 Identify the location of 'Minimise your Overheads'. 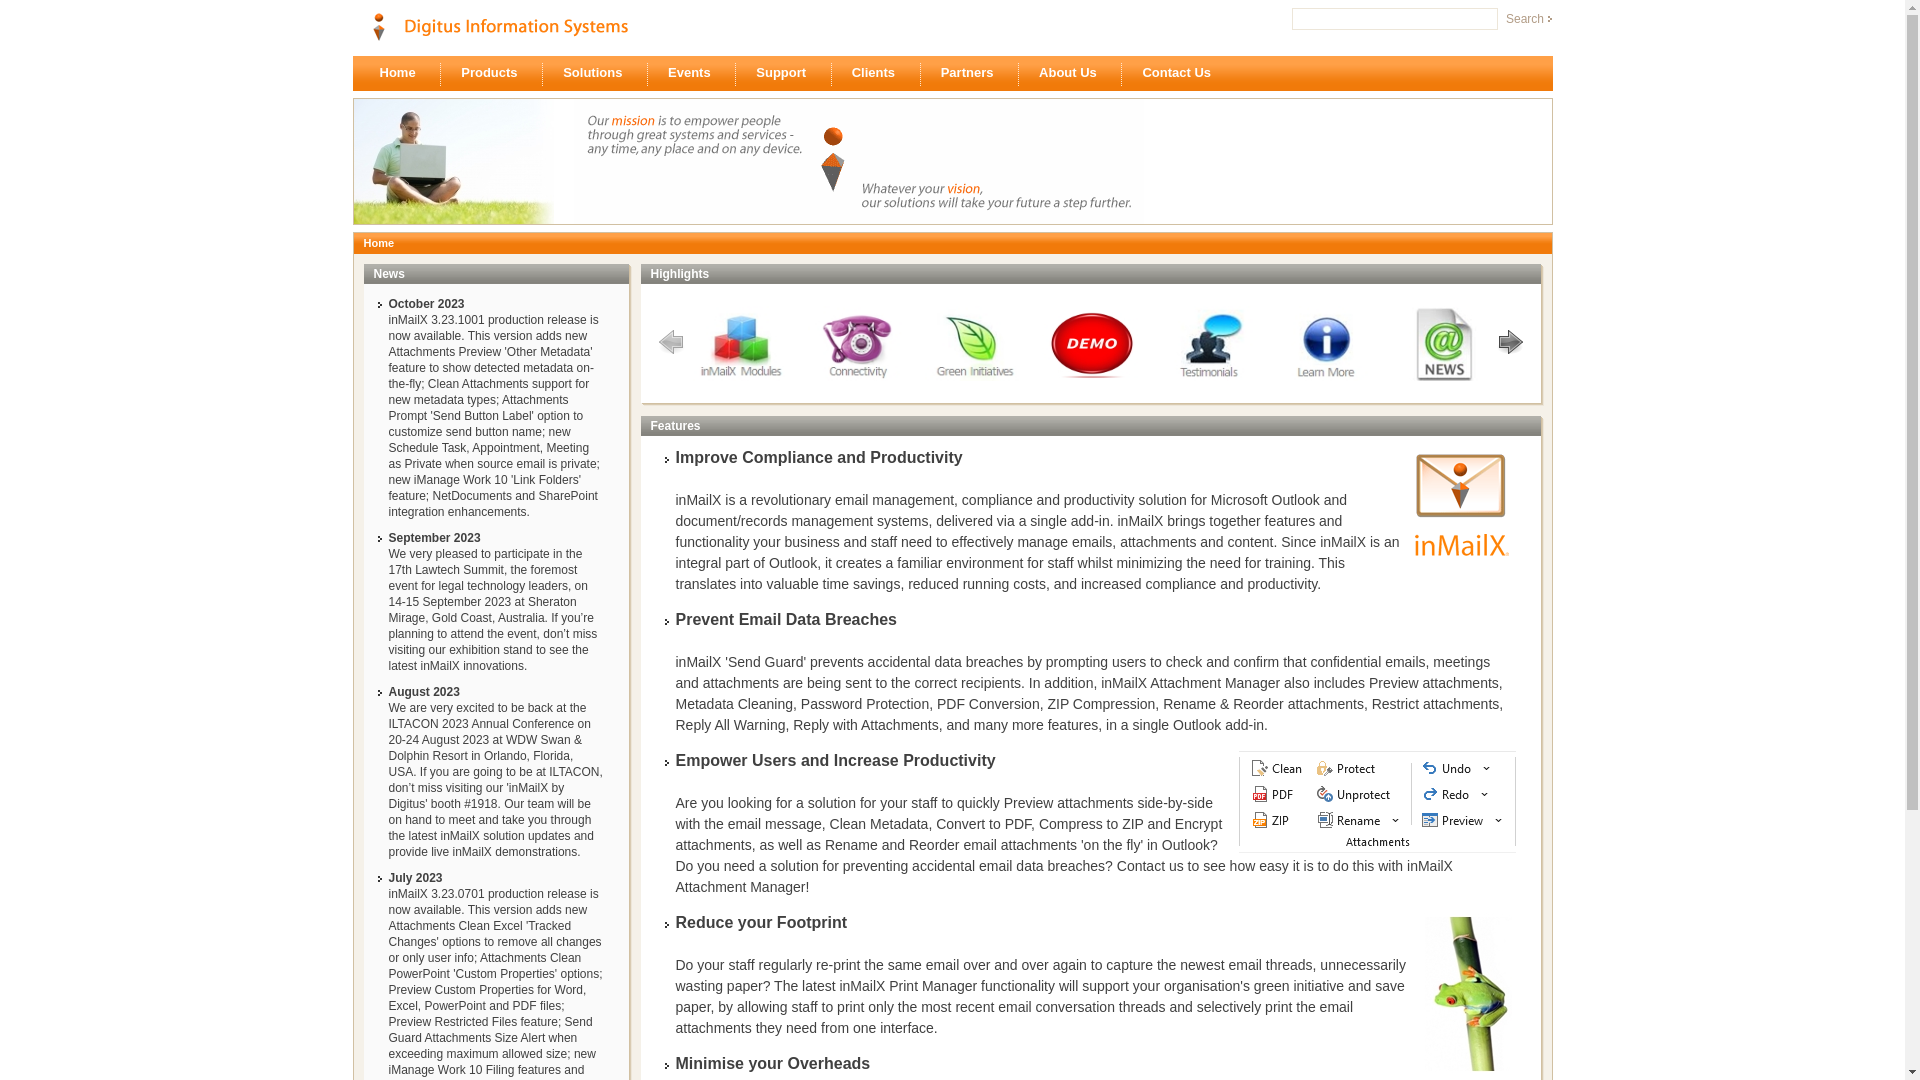
(676, 1062).